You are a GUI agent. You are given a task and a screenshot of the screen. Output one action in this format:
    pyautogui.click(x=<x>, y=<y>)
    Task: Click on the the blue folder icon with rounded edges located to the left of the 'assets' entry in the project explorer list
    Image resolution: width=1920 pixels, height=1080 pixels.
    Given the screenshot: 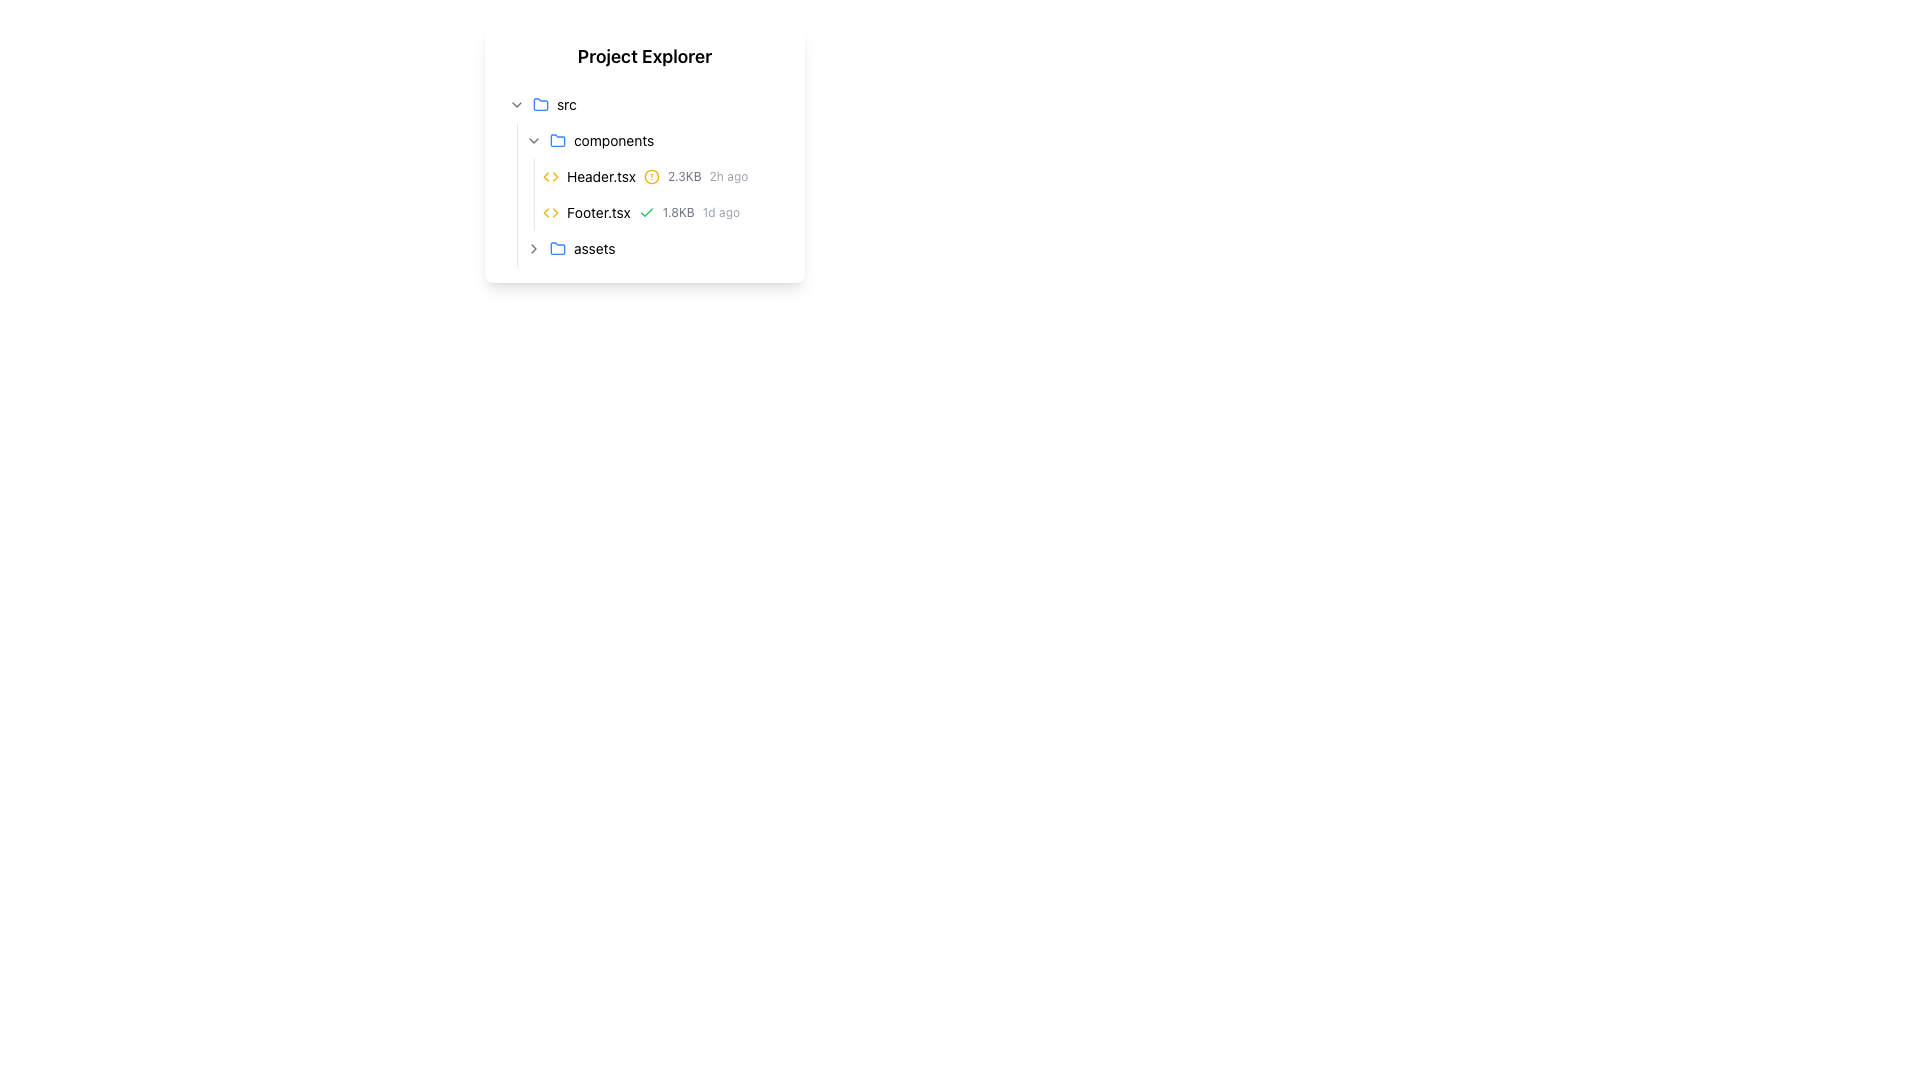 What is the action you would take?
    pyautogui.click(x=557, y=246)
    